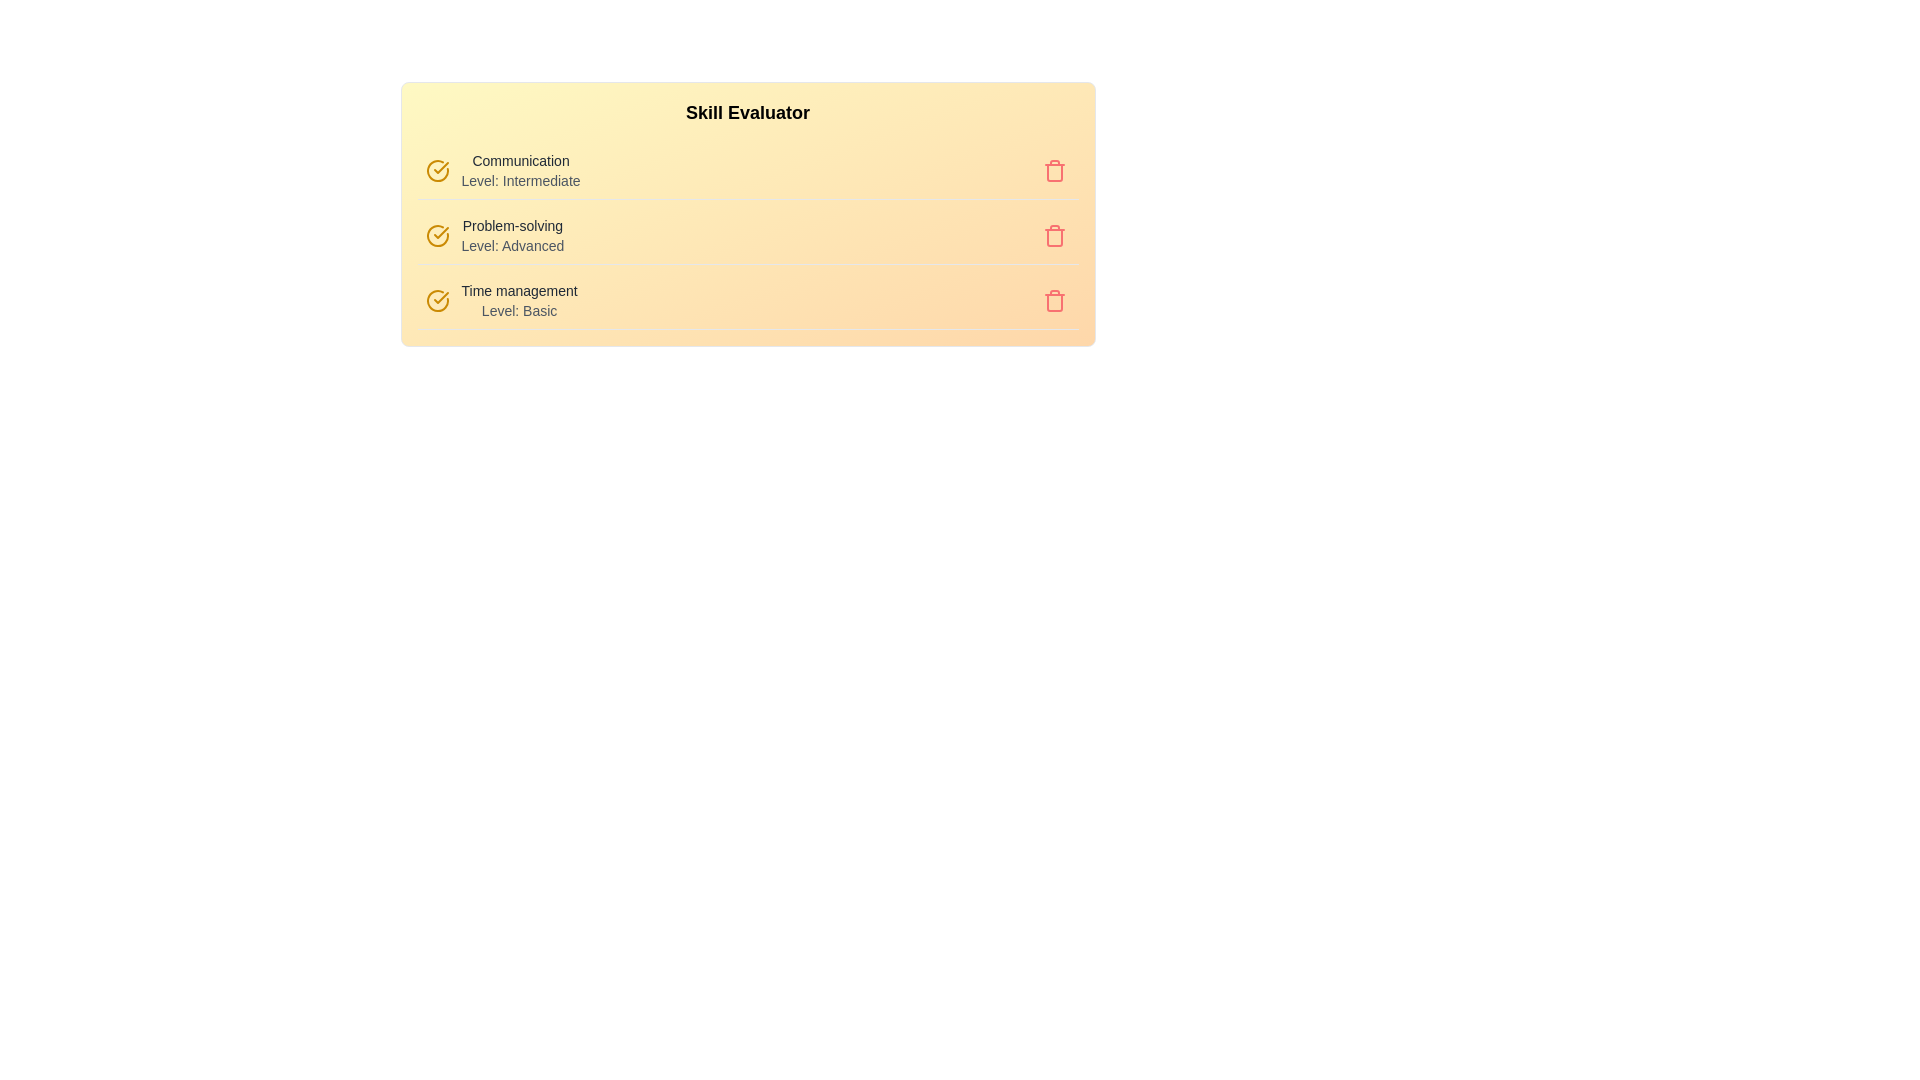  What do you see at coordinates (518, 300) in the screenshot?
I see `the skill text corresponding to Time management` at bounding box center [518, 300].